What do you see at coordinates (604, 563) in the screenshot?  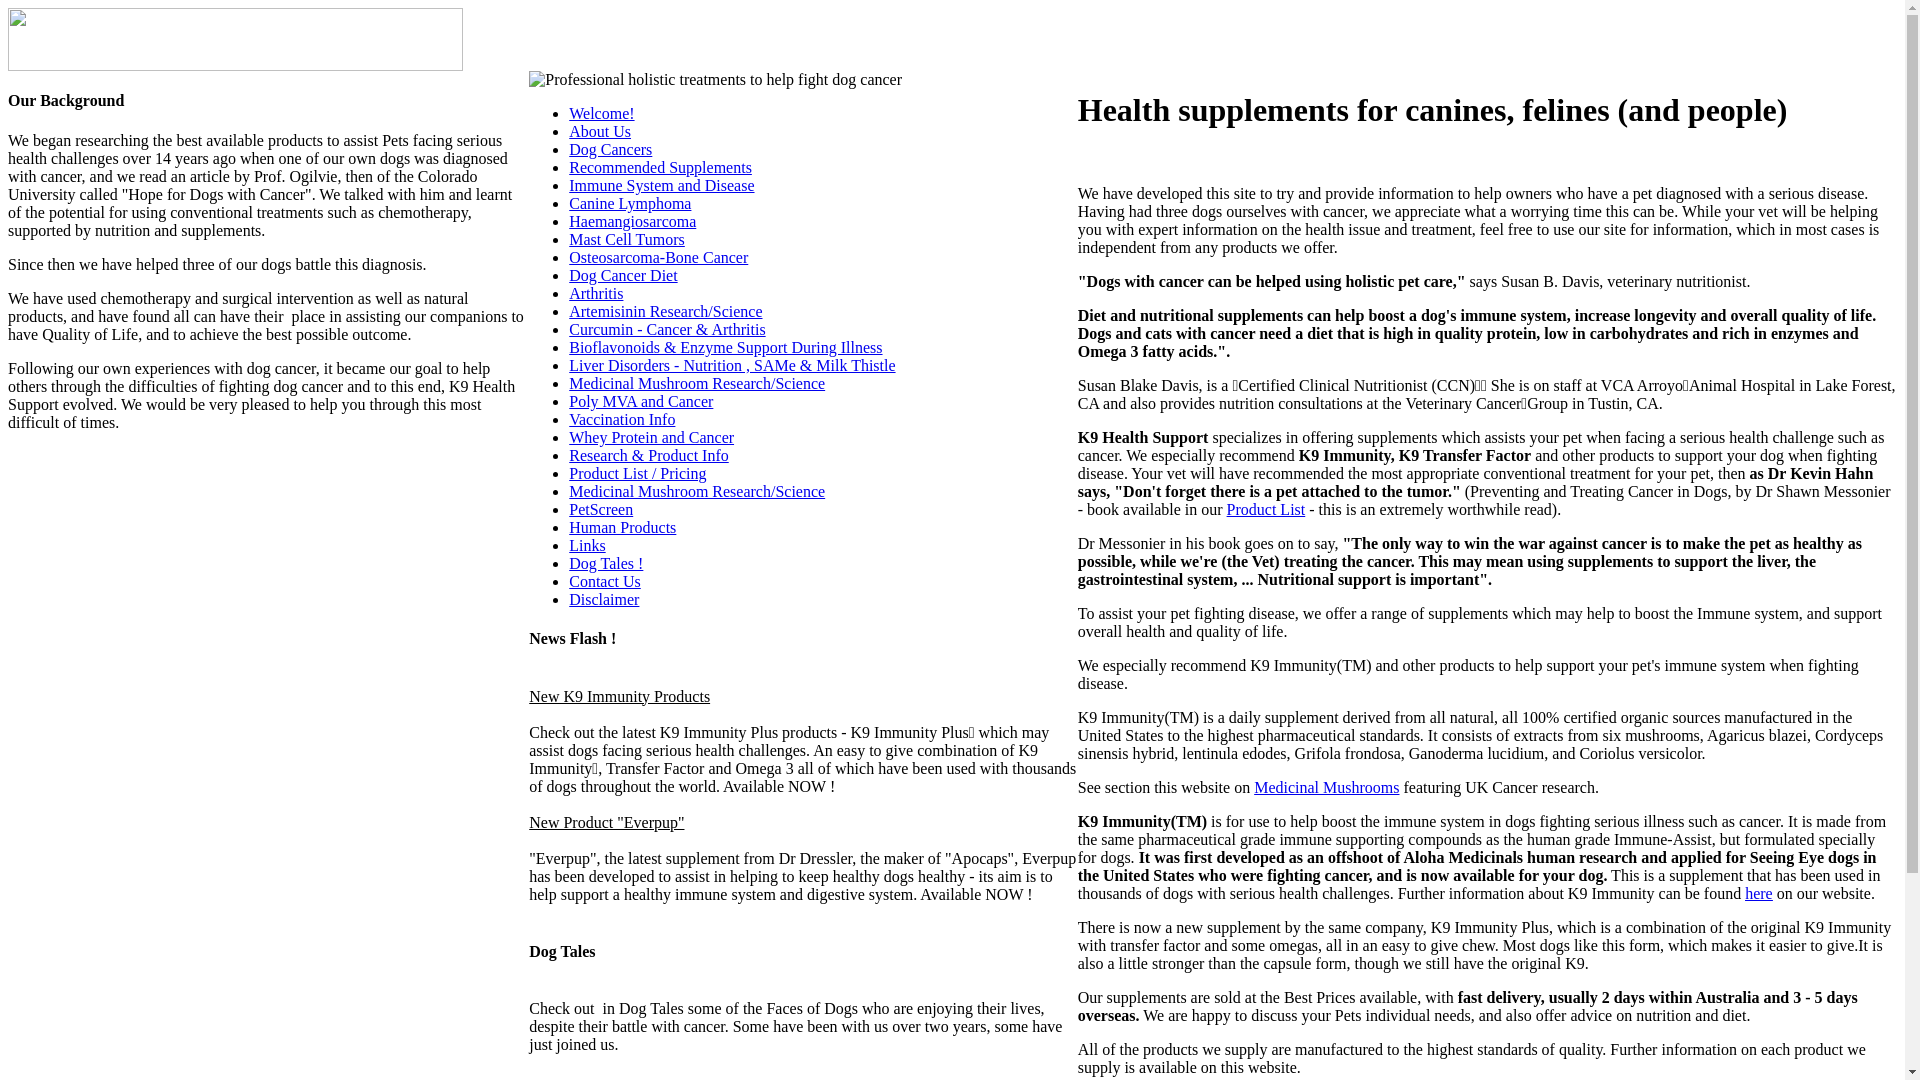 I see `'Dog Tales !'` at bounding box center [604, 563].